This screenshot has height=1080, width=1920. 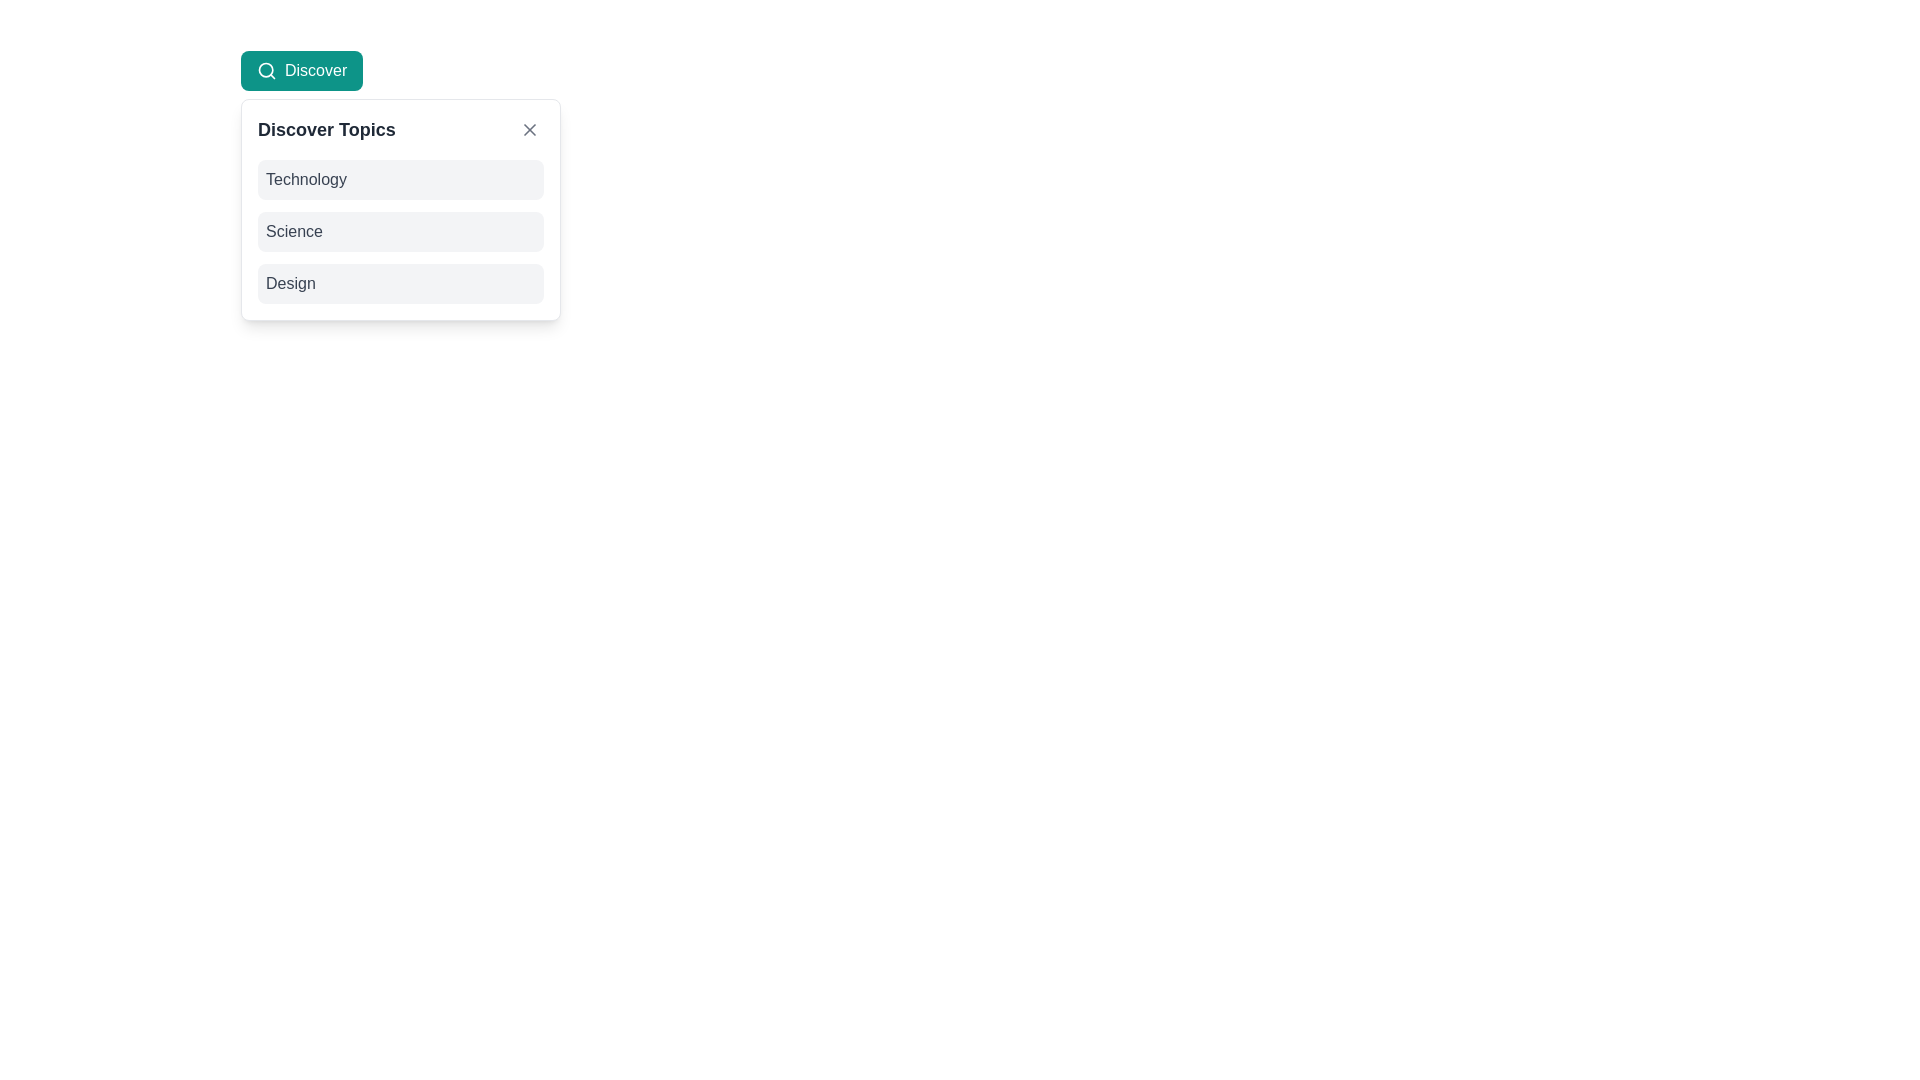 What do you see at coordinates (400, 209) in the screenshot?
I see `the 'Discover Topics' dropdown menu` at bounding box center [400, 209].